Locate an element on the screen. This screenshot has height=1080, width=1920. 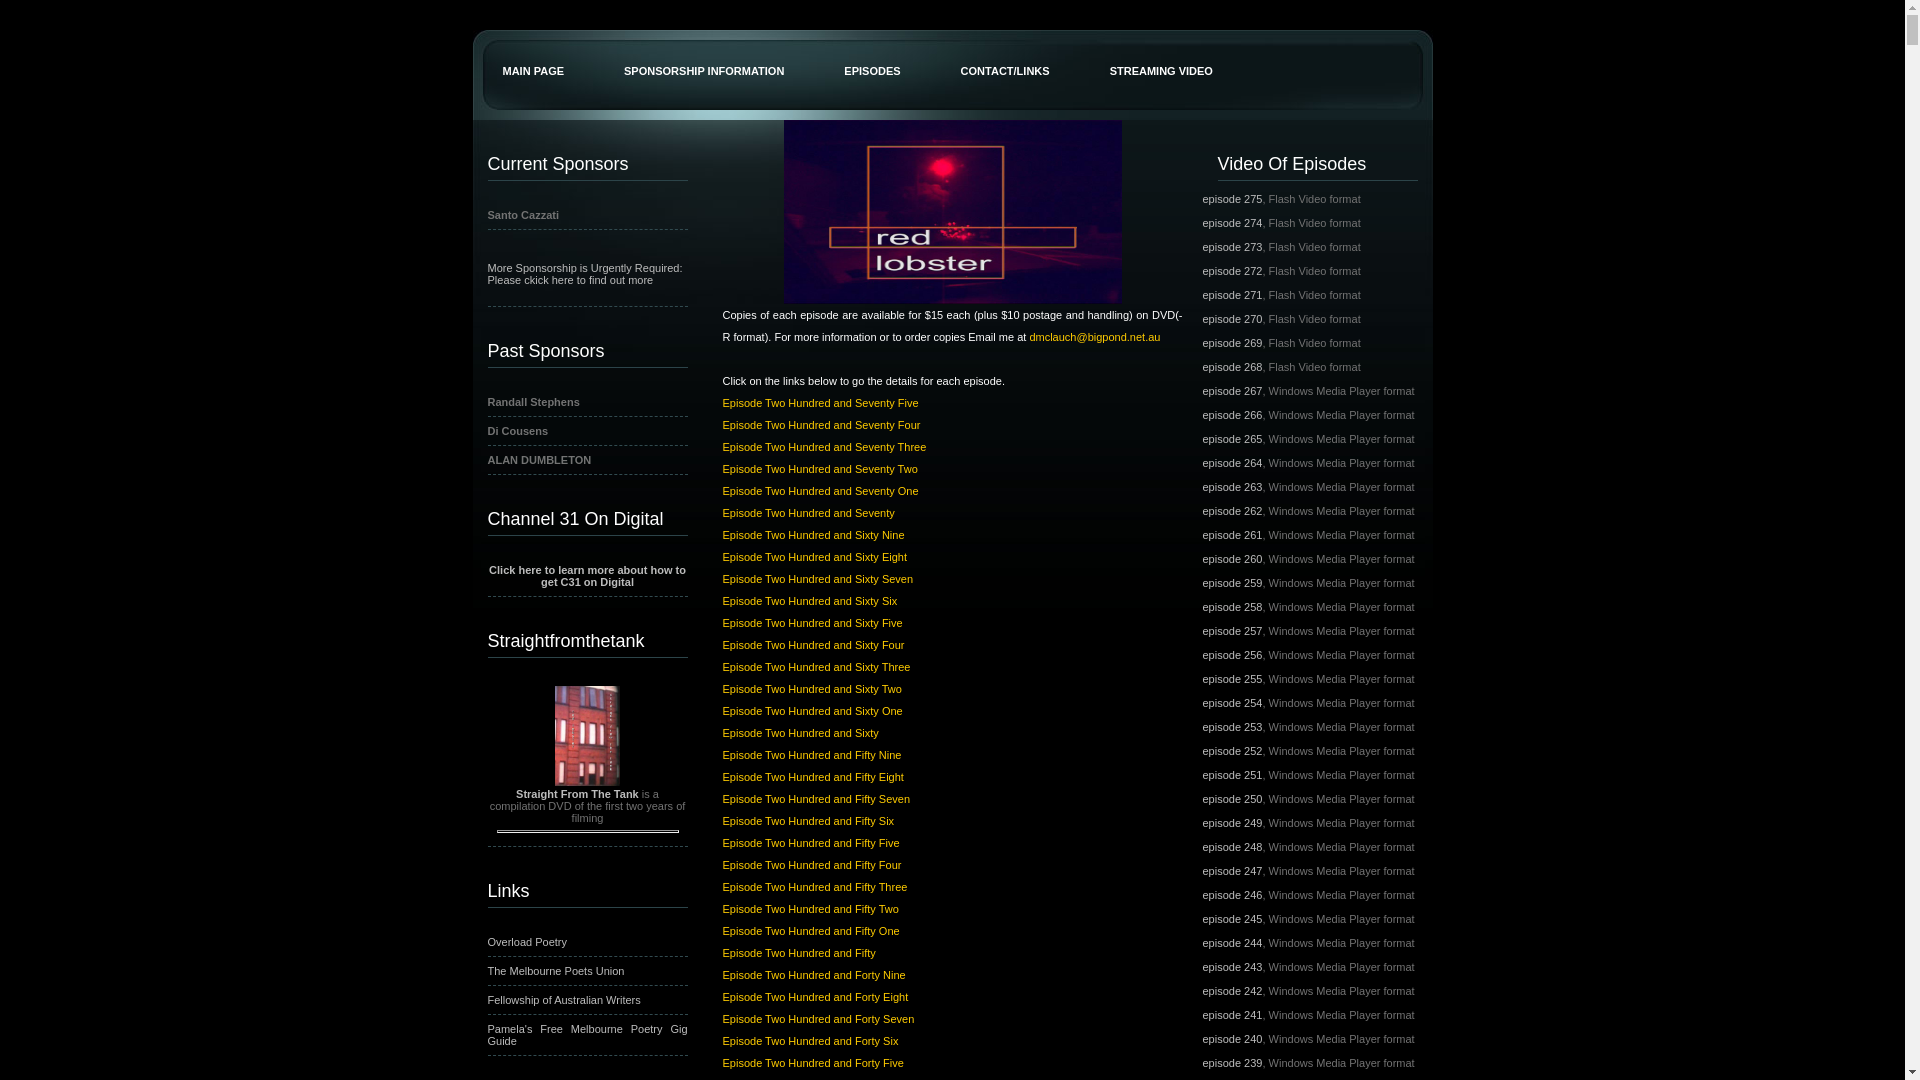
'Episode Two Hundred and Seventy Five' is located at coordinates (820, 402).